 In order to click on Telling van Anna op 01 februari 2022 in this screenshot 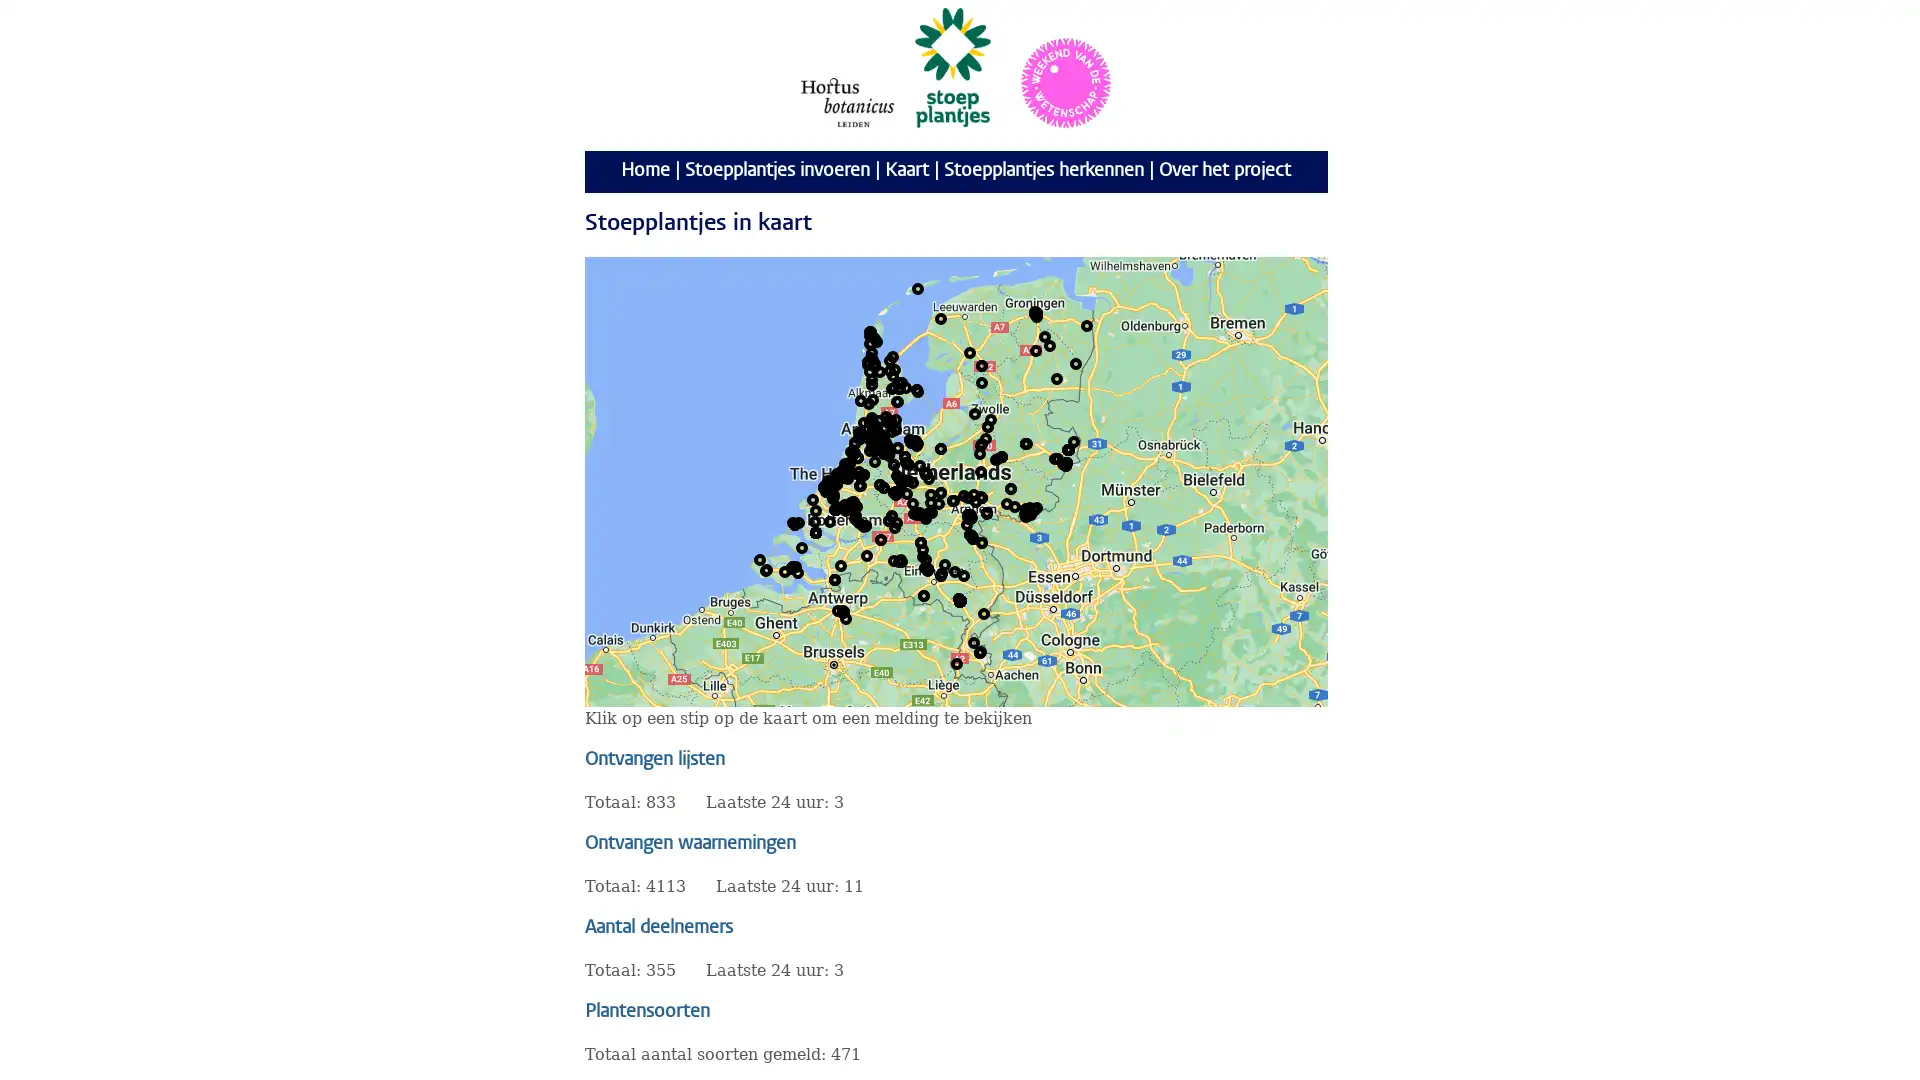, I will do `click(830, 482)`.